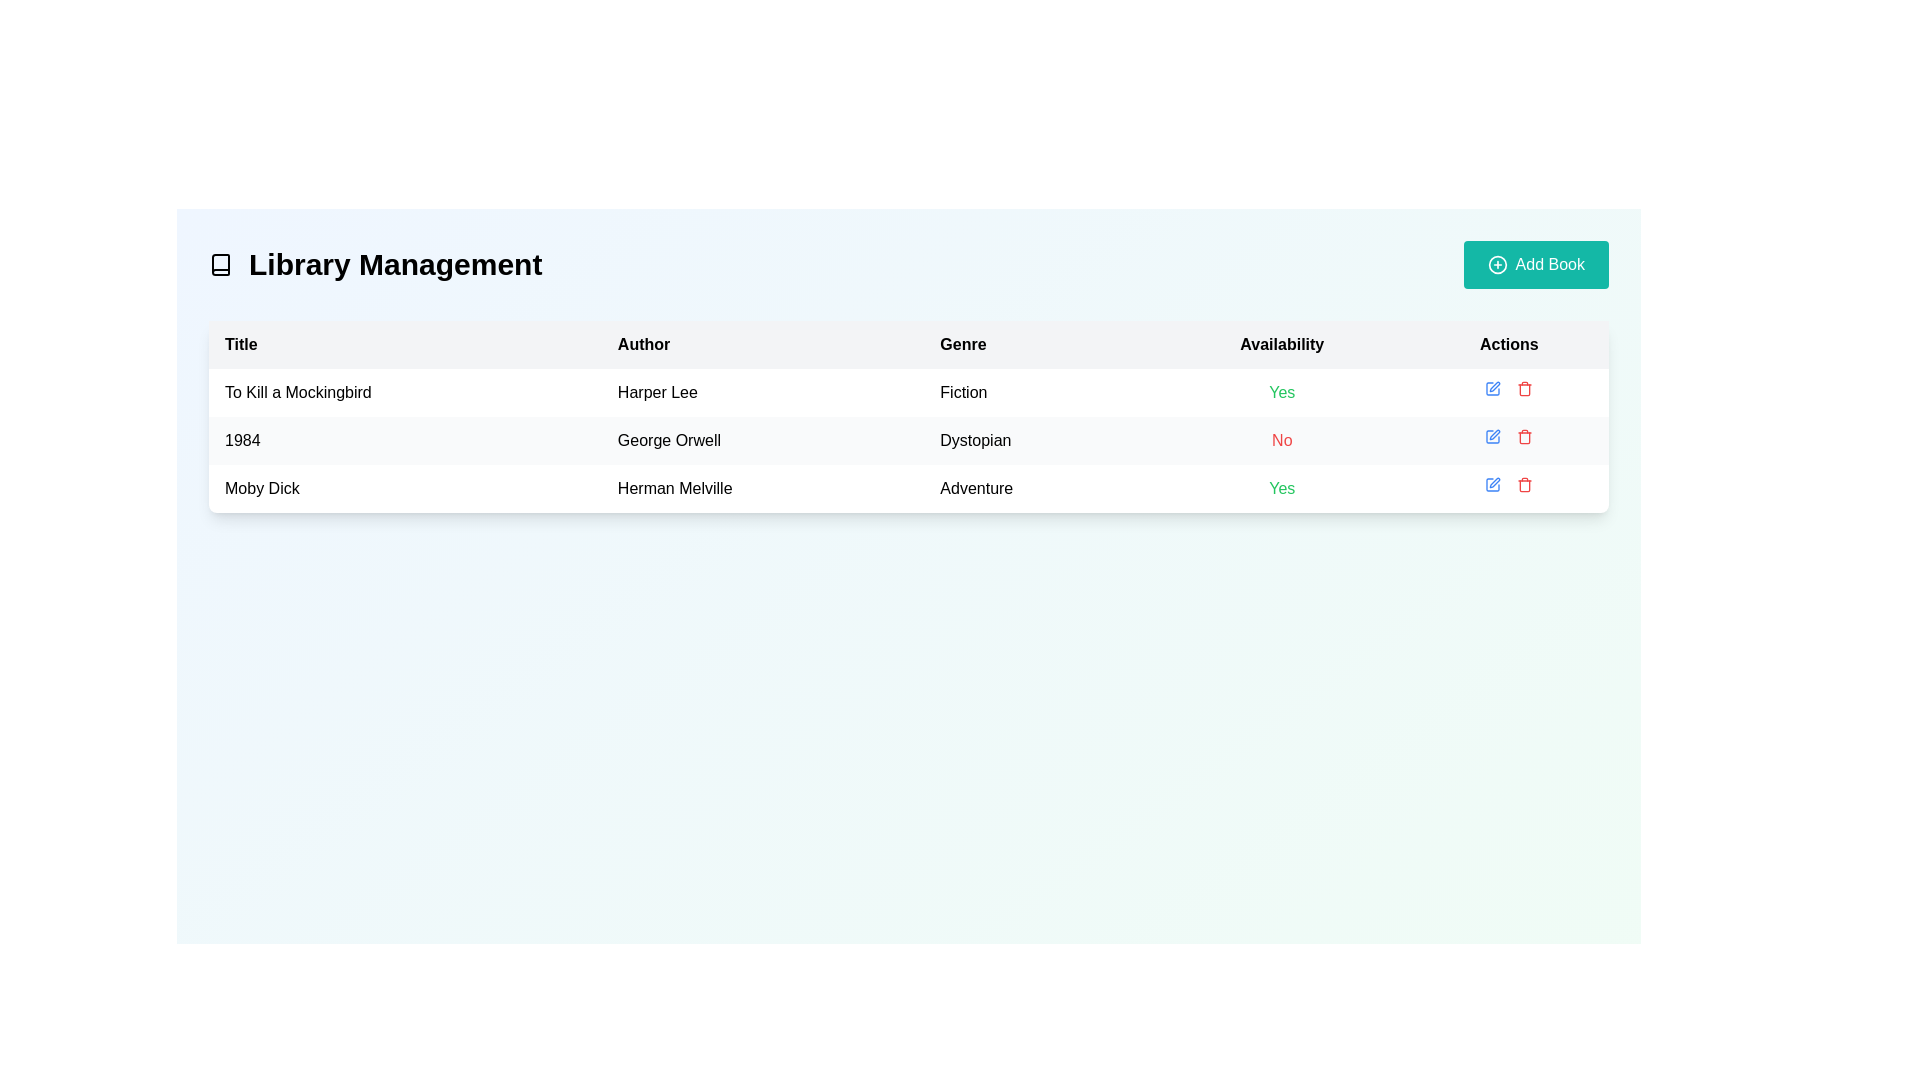  Describe the element at coordinates (1495, 482) in the screenshot. I see `the pen icon button located in the 'Actions' column of the third row for the entry 'Moby Dick'` at that location.